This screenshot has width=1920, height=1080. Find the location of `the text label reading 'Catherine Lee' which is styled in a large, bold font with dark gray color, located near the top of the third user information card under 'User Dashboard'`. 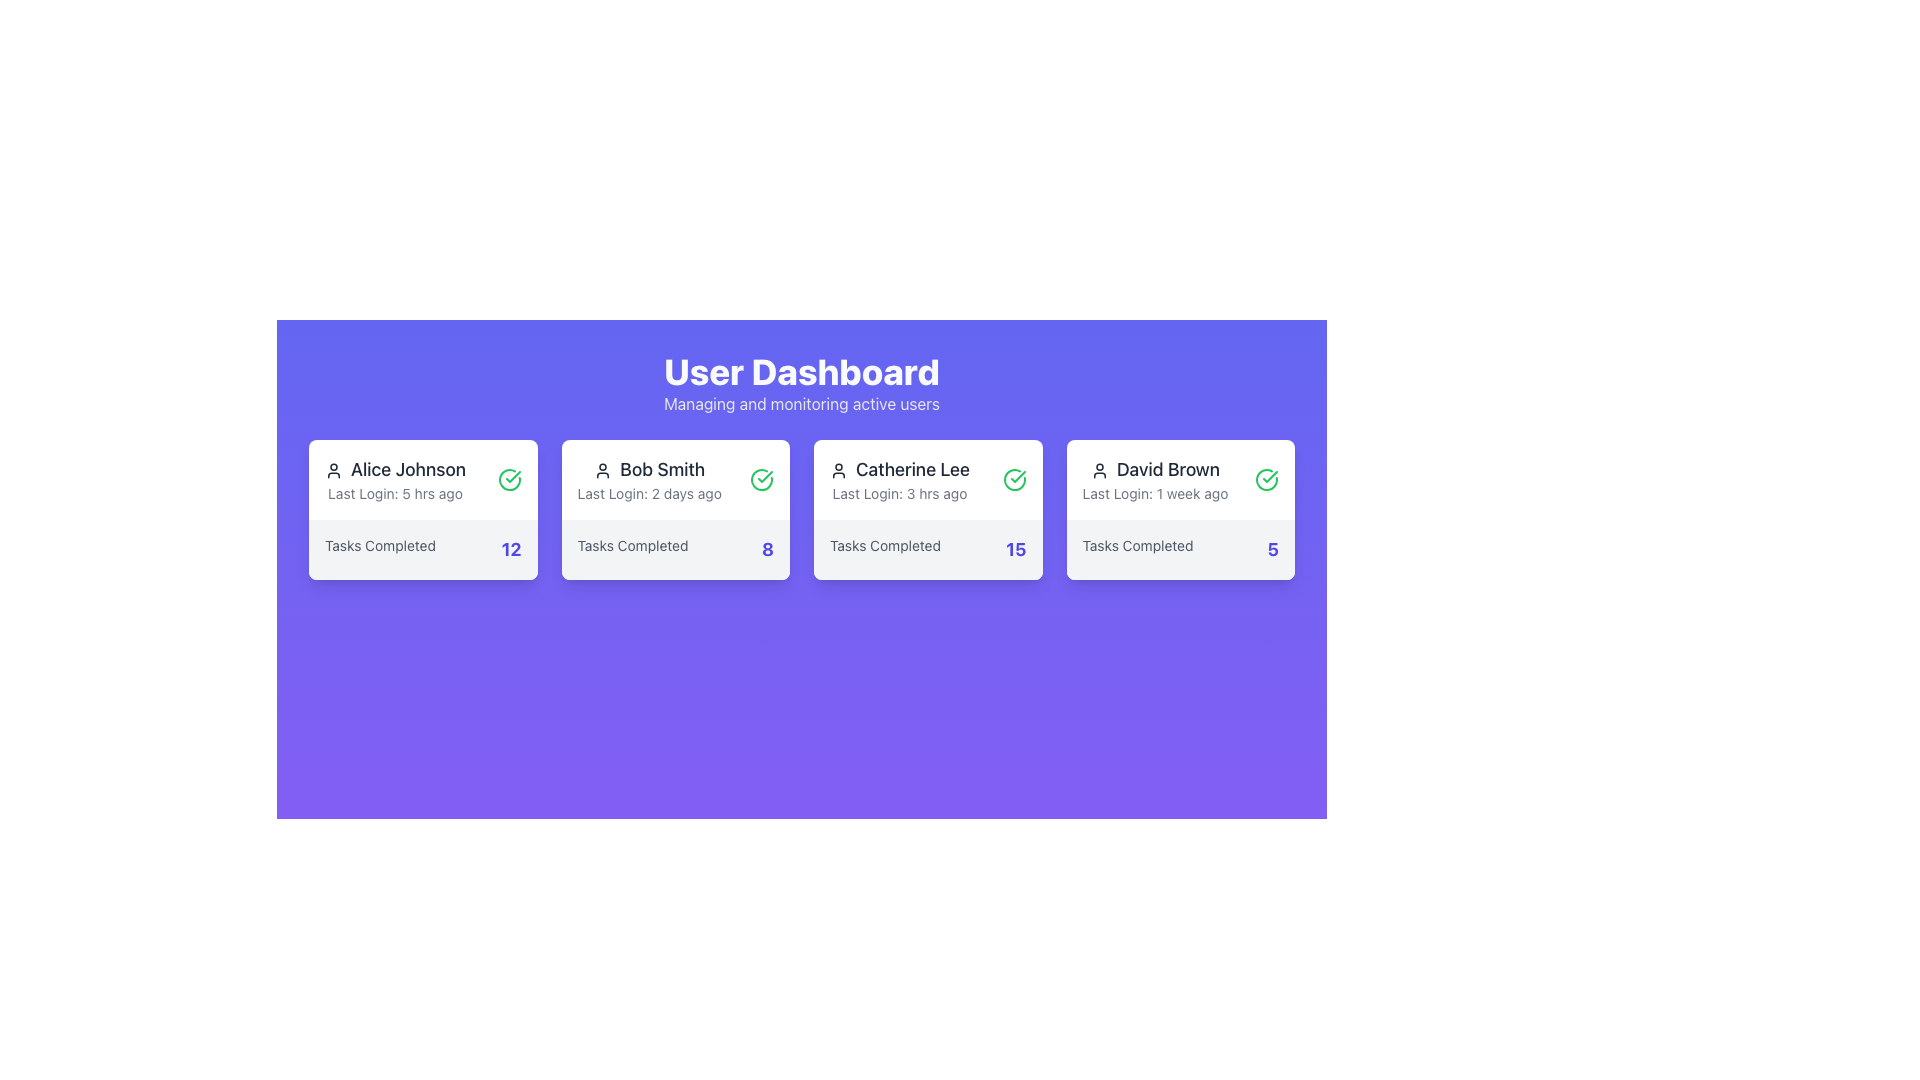

the text label reading 'Catherine Lee' which is styled in a large, bold font with dark gray color, located near the top of the third user information card under 'User Dashboard' is located at coordinates (898, 470).